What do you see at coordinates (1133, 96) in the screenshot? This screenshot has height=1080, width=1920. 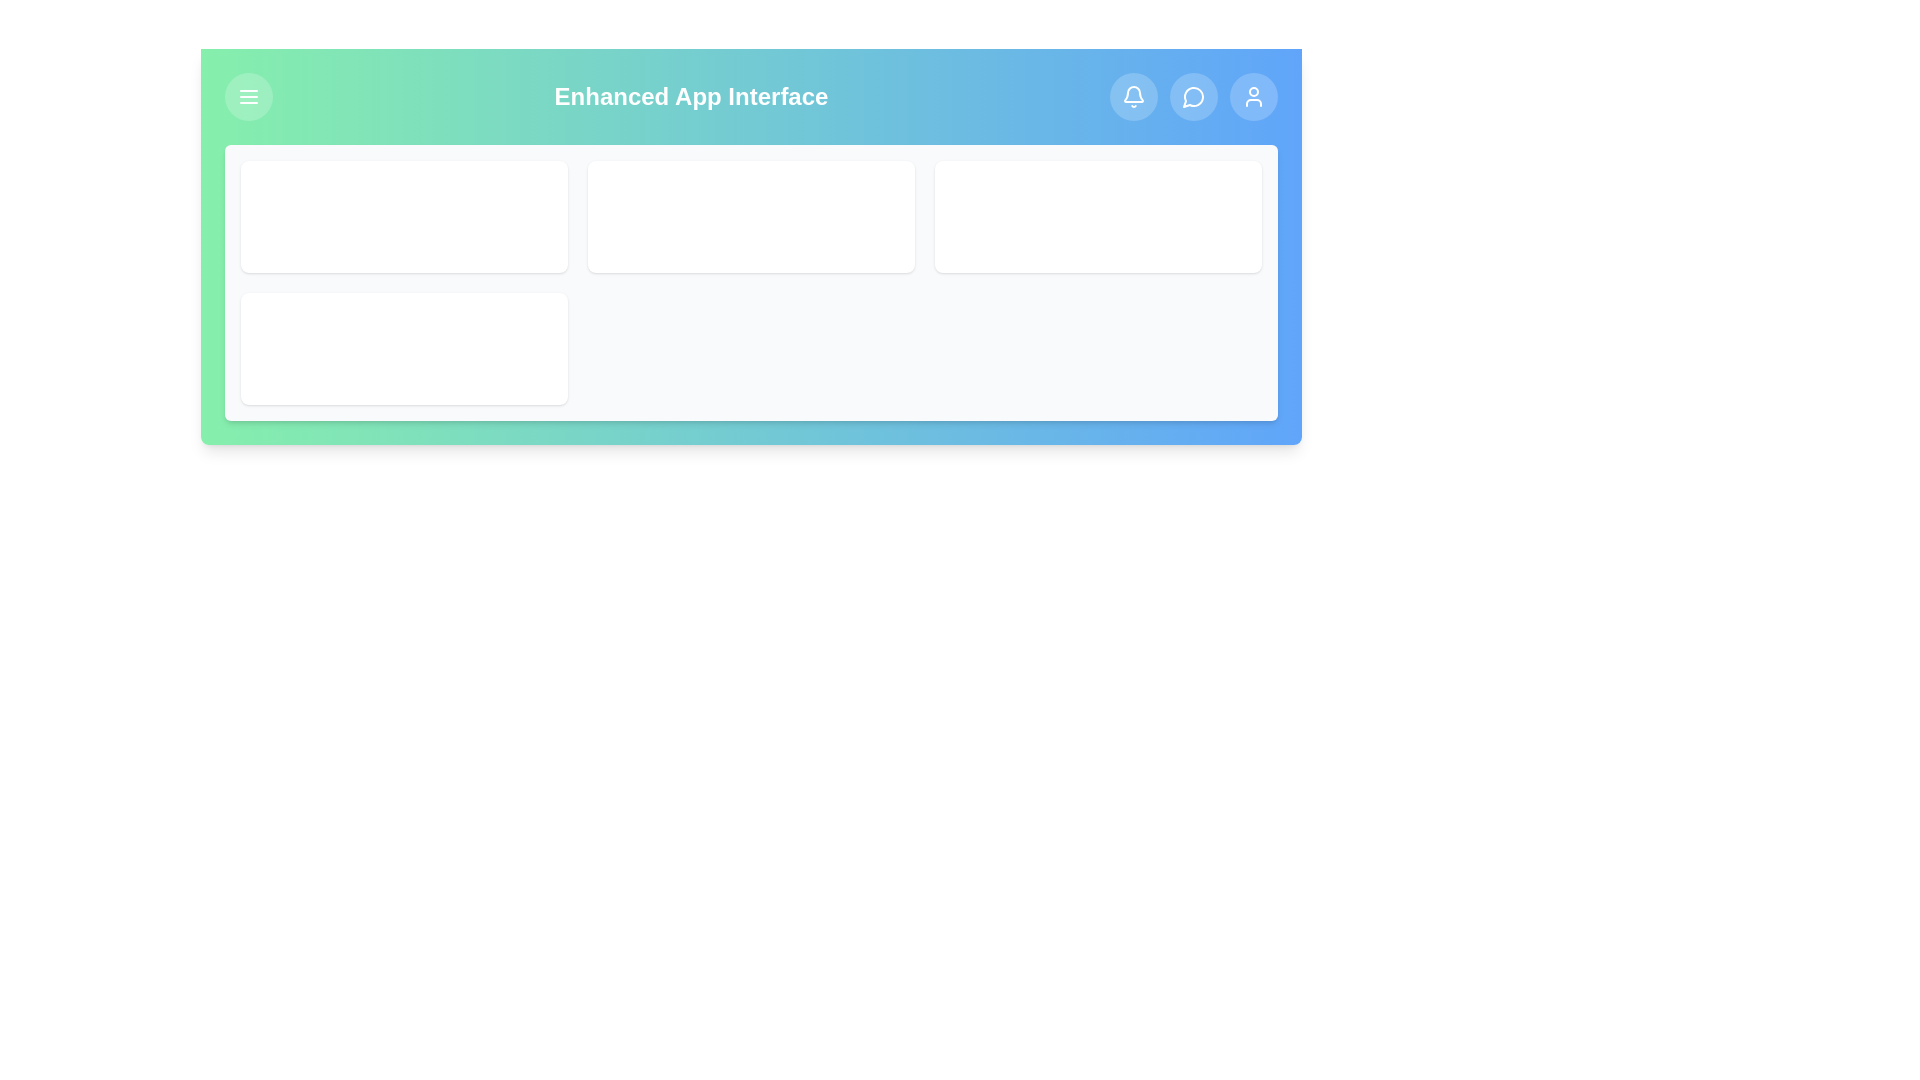 I see `the notification button to view notifications` at bounding box center [1133, 96].